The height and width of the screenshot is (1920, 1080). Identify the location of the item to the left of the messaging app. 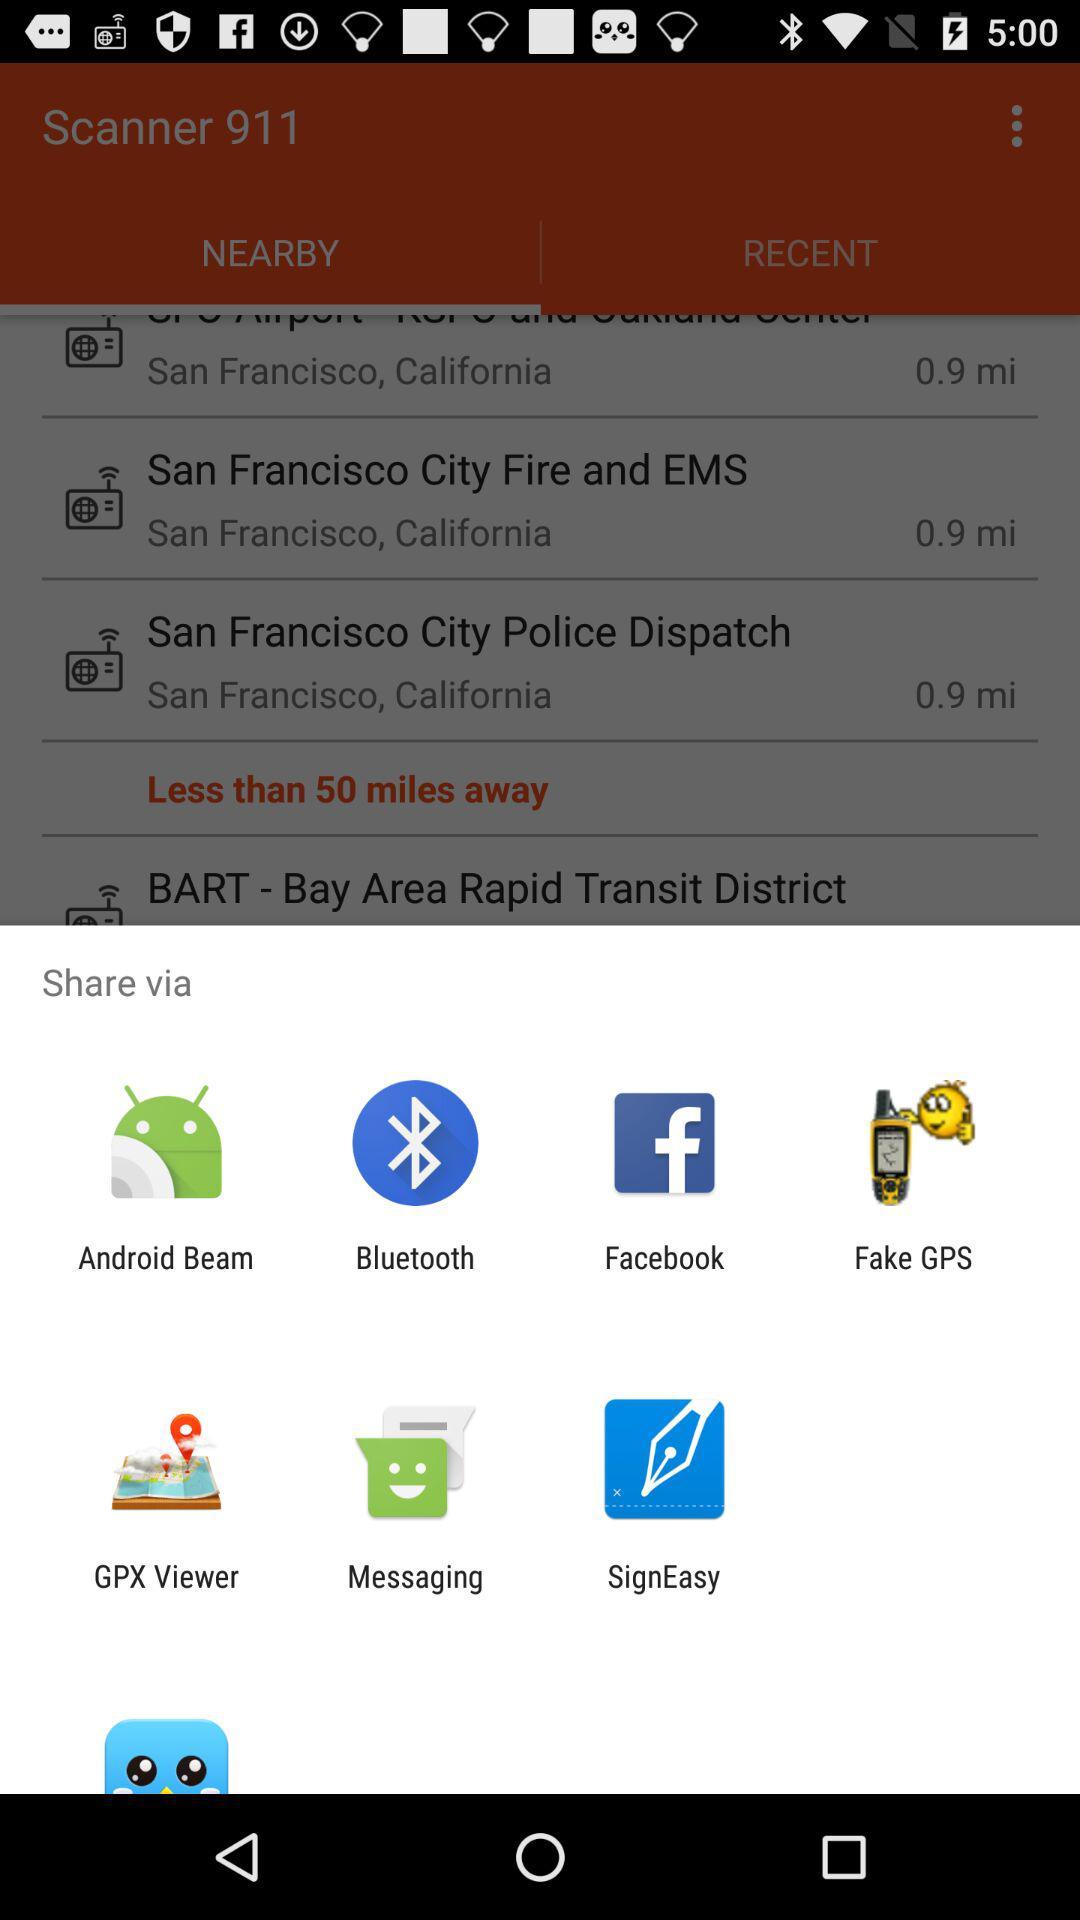
(165, 1592).